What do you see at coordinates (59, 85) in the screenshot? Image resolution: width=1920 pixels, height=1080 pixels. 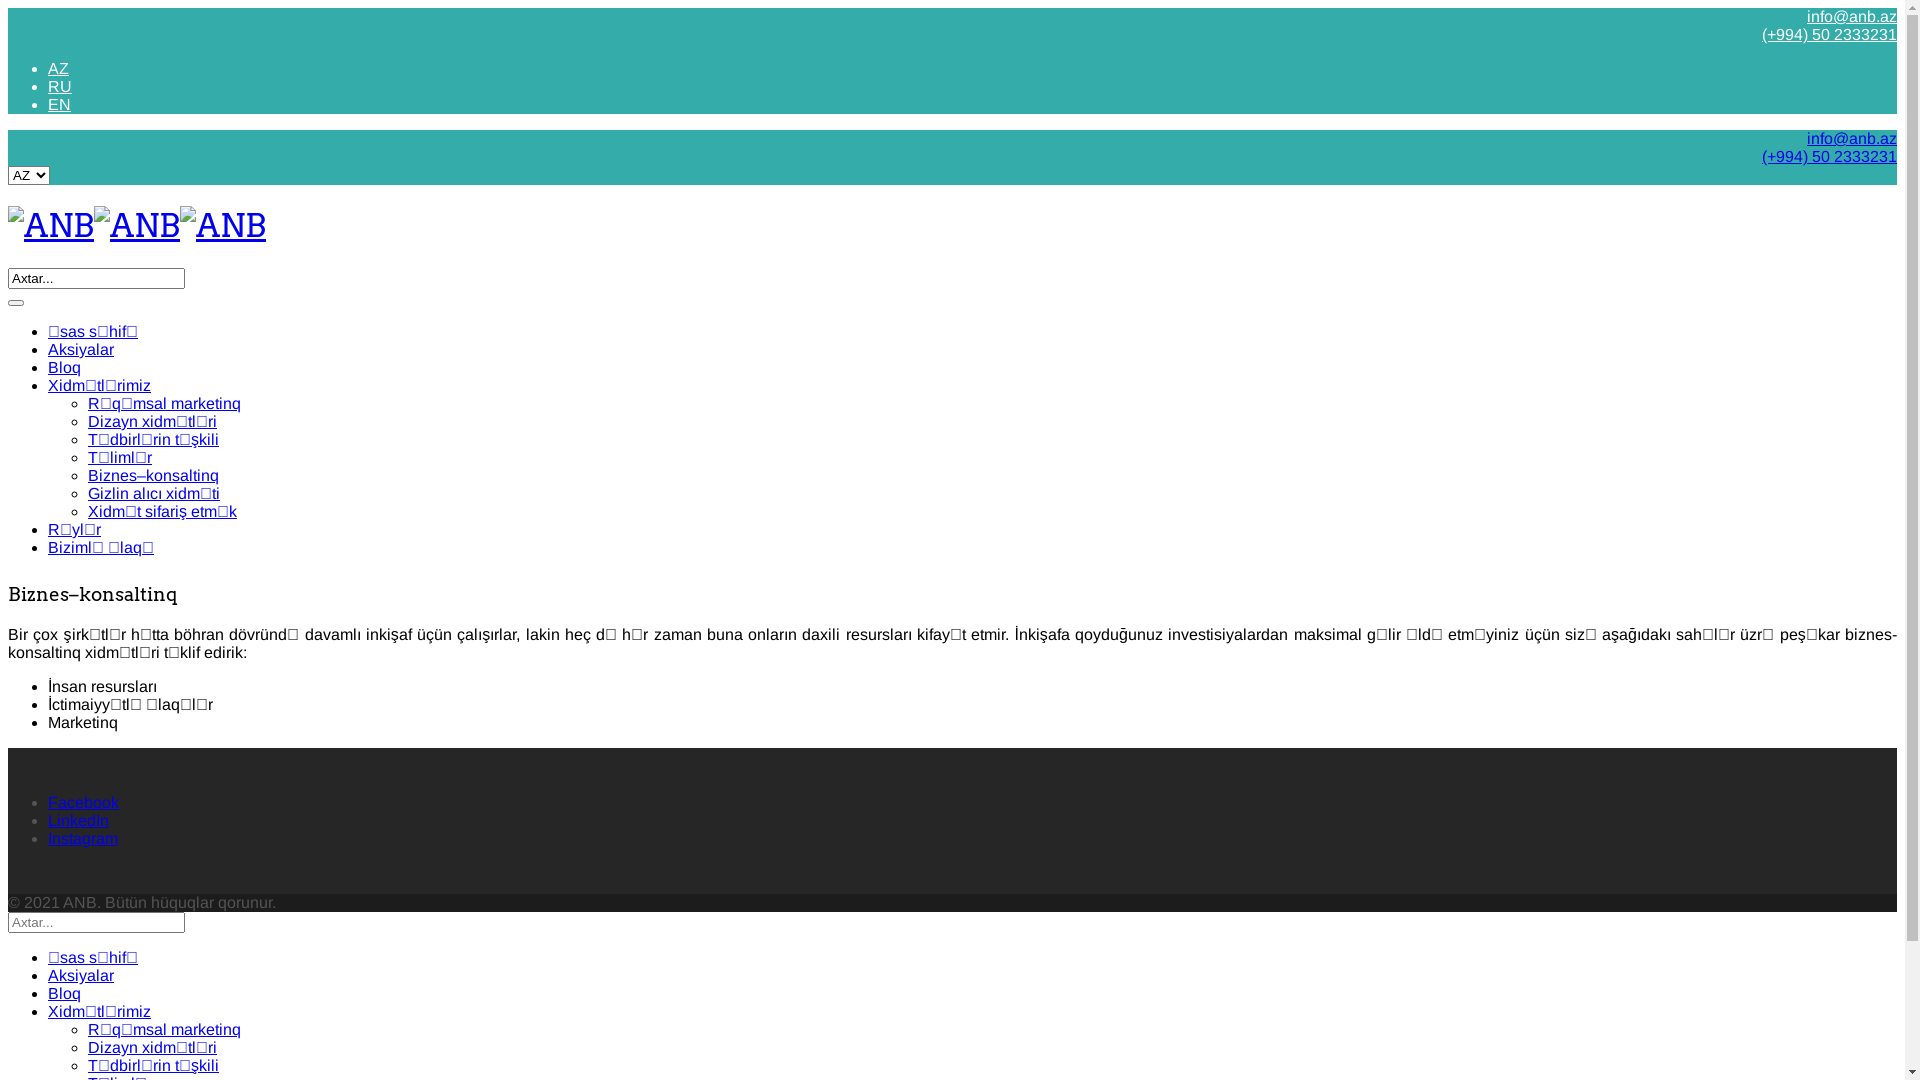 I see `'RU'` at bounding box center [59, 85].